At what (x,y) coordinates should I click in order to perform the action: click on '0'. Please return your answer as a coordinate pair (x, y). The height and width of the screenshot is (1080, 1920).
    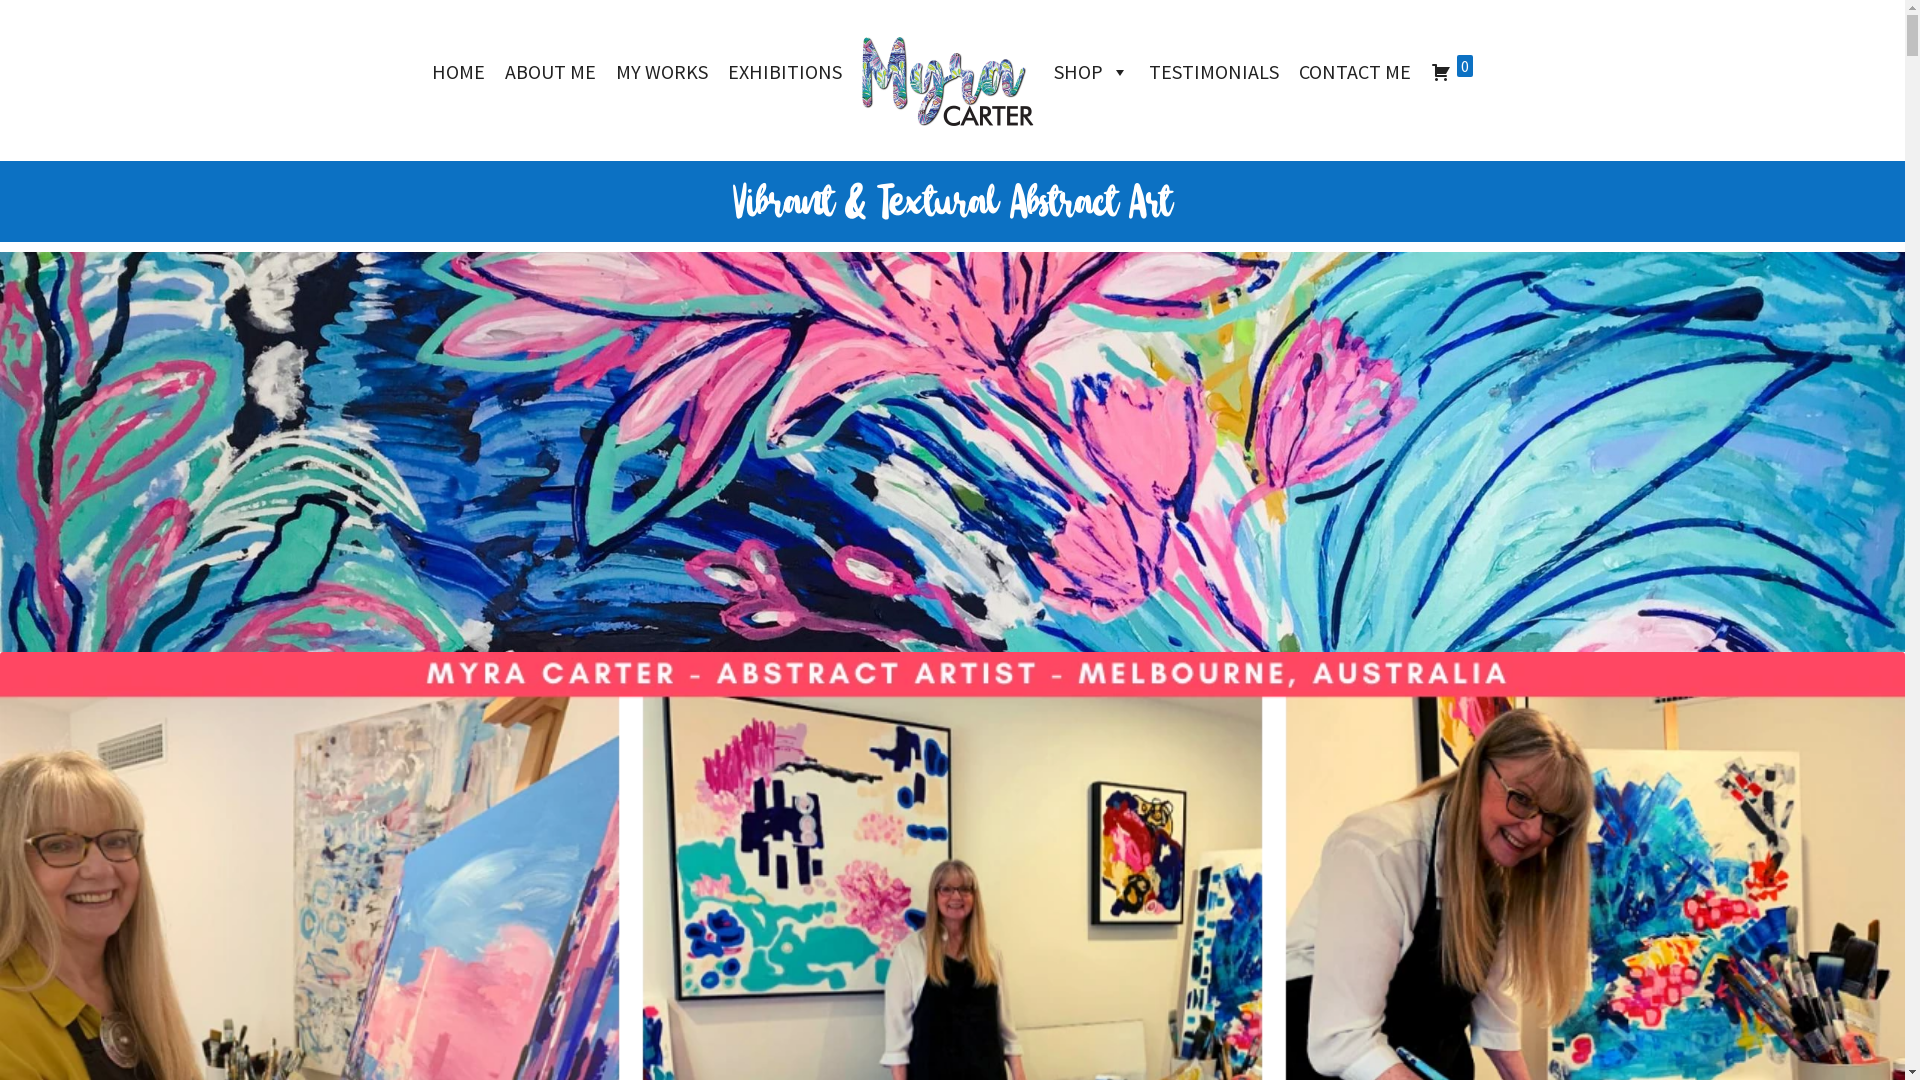
    Looking at the image, I should click on (1451, 71).